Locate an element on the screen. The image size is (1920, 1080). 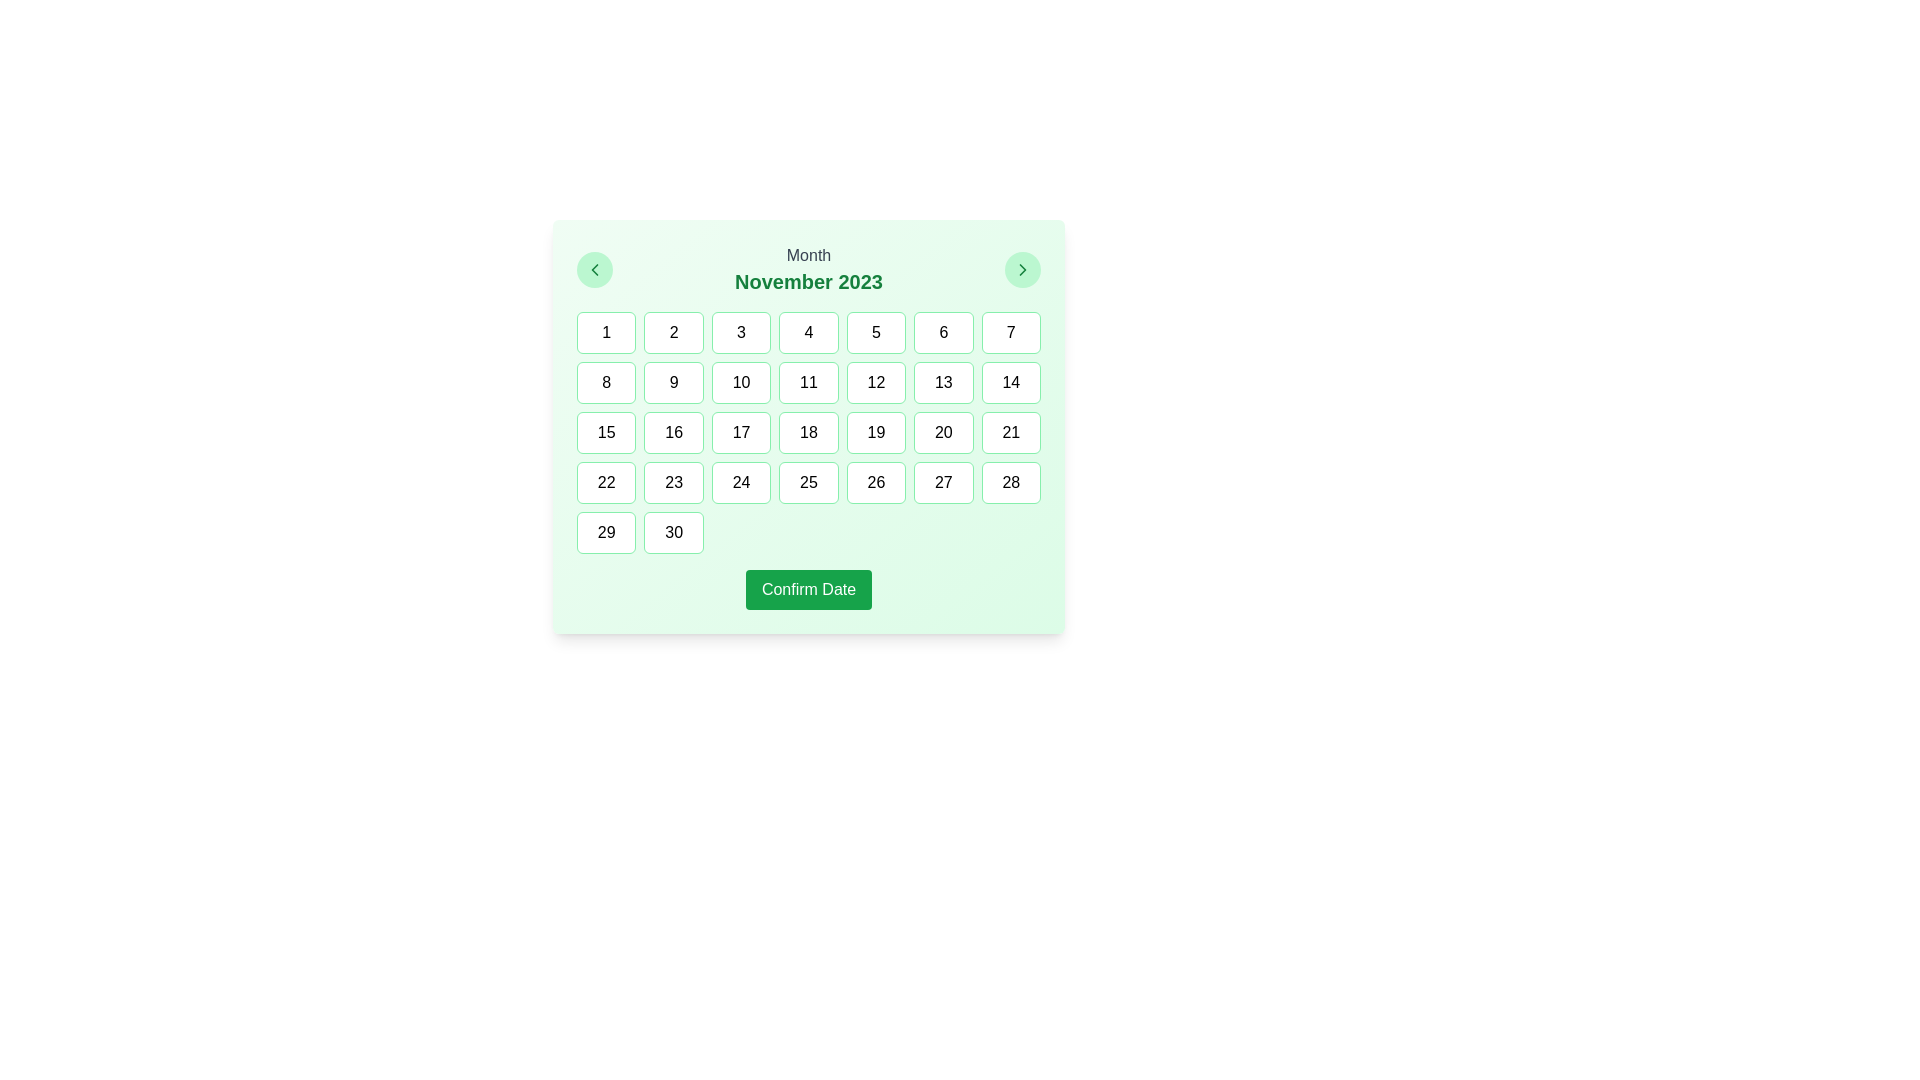
the date '19' button in the calendar interface is located at coordinates (876, 431).